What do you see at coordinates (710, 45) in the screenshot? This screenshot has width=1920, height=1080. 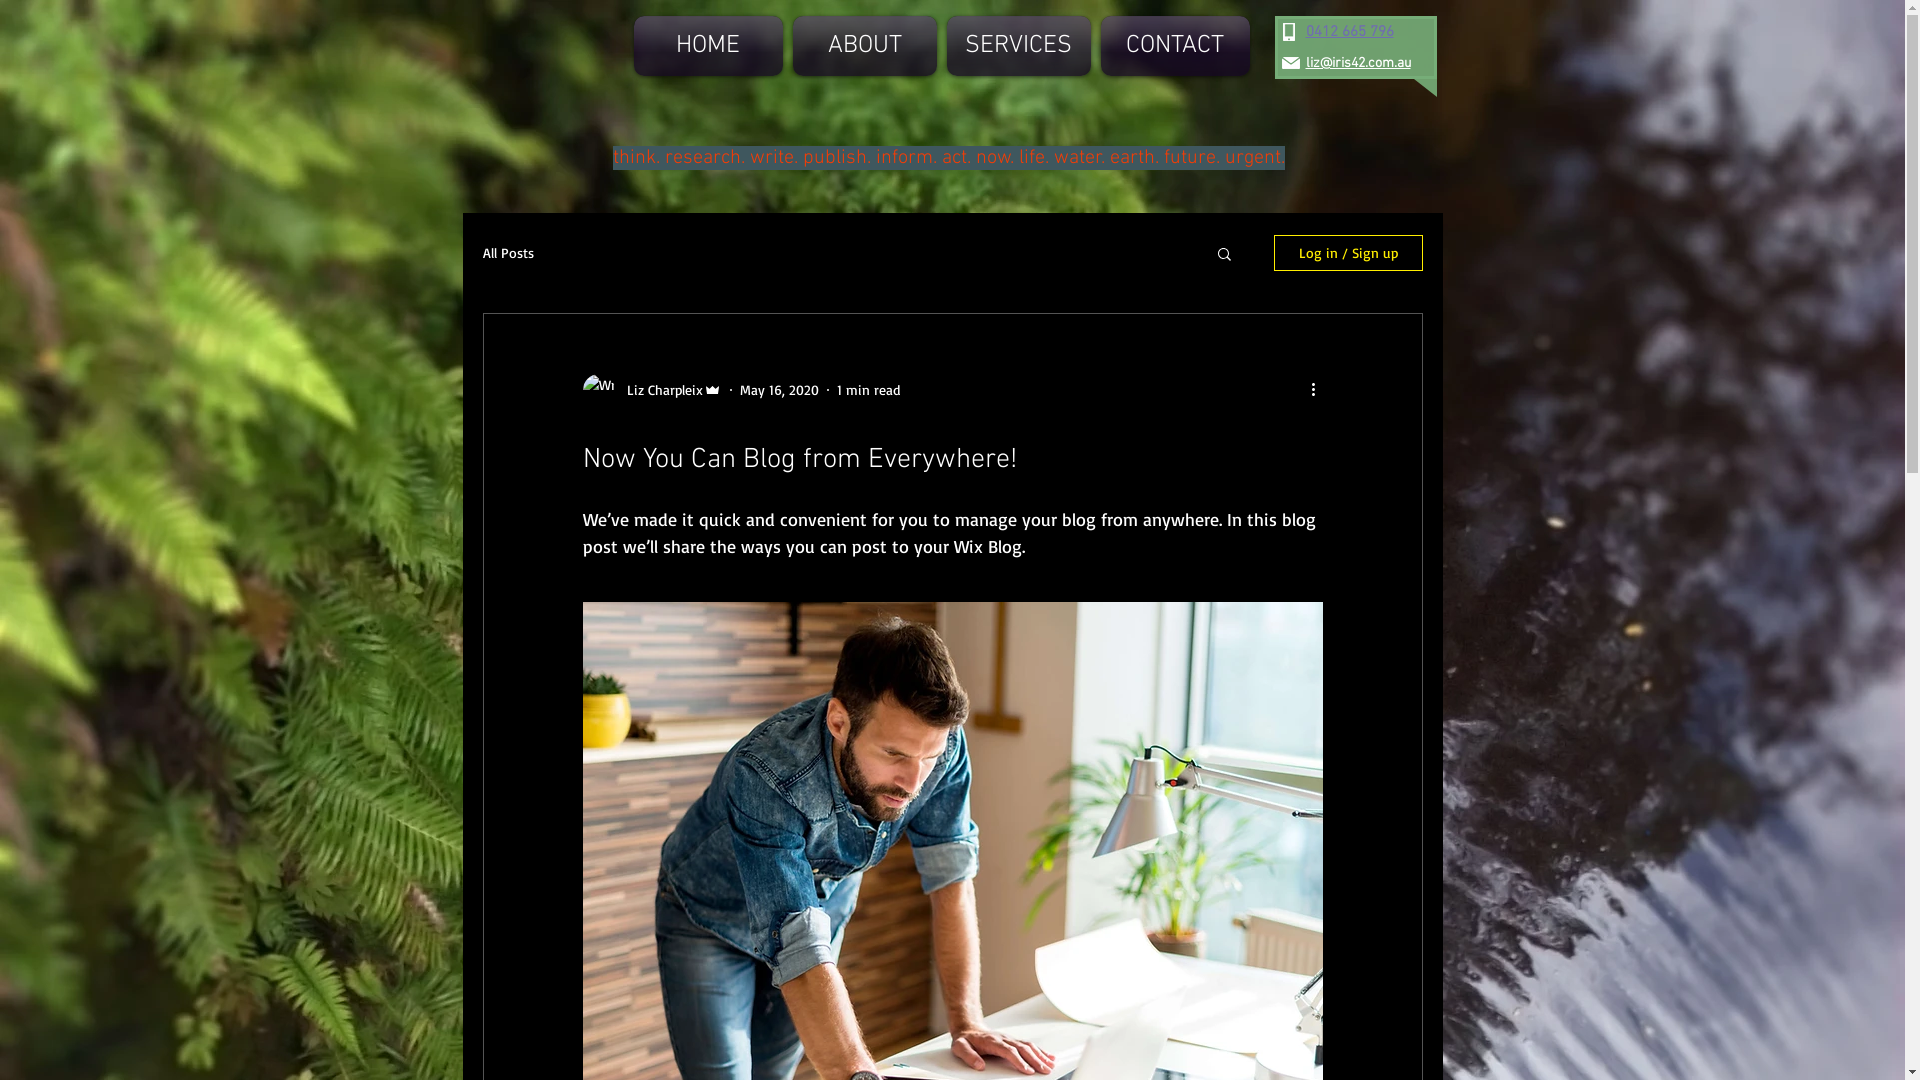 I see `'HOME'` at bounding box center [710, 45].